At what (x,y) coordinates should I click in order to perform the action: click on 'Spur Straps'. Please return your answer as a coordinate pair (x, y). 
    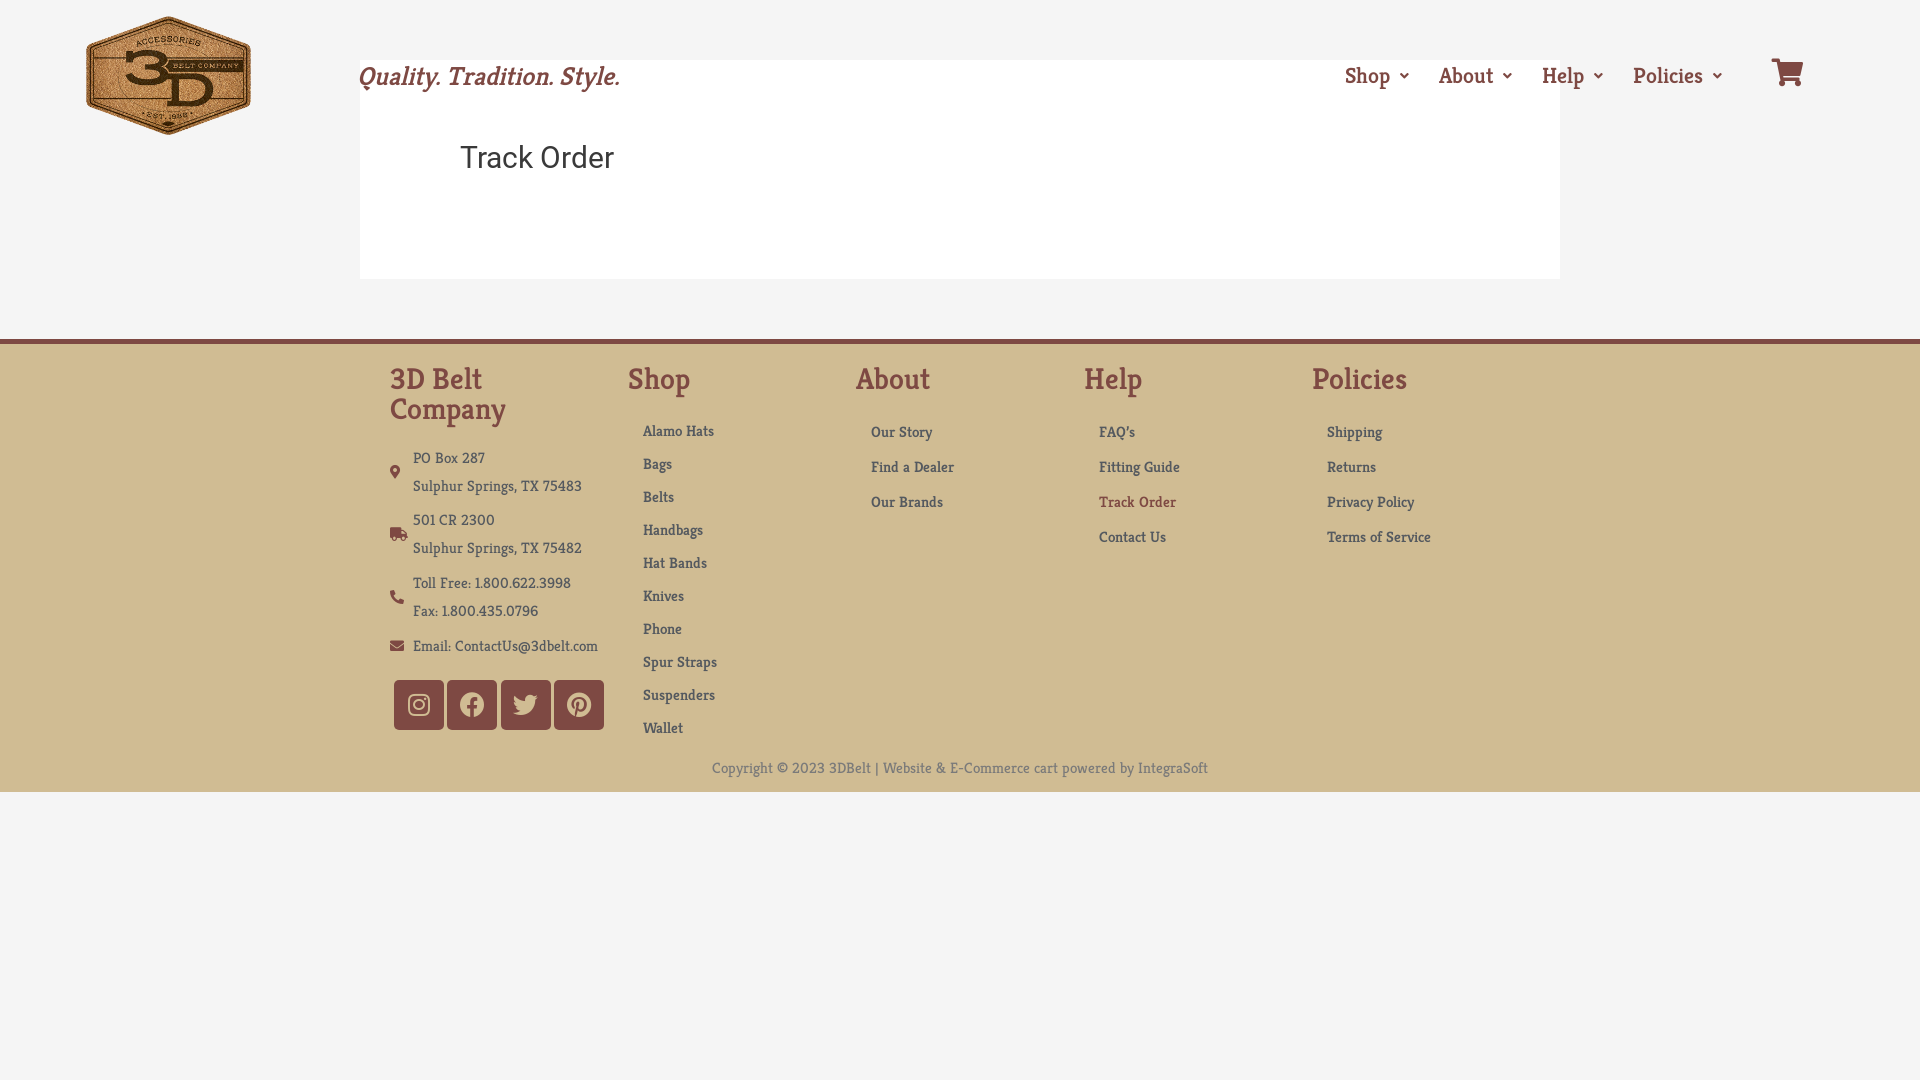
    Looking at the image, I should click on (730, 661).